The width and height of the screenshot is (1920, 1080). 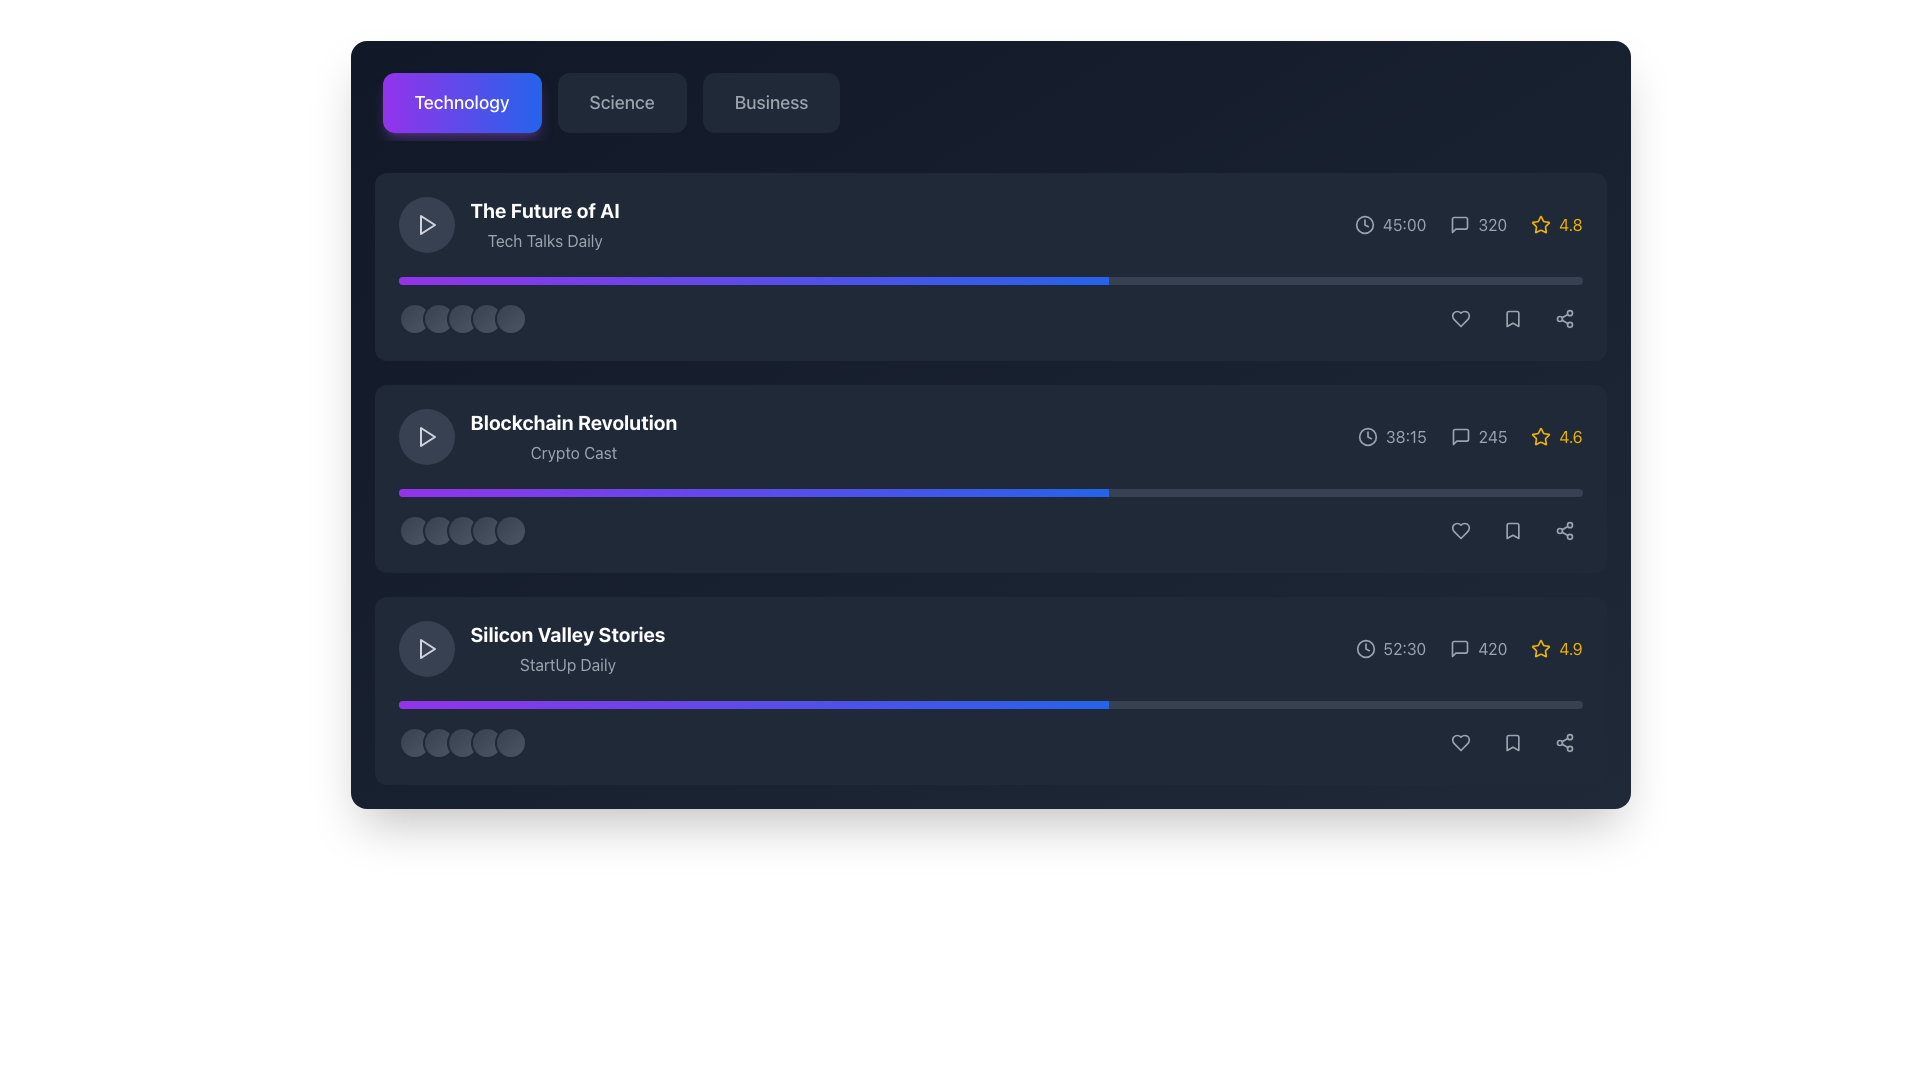 I want to click on the progress indication of the second progress bar under the section titled 'Blockchain Revolution', which is a horizontal bar with a gradient from purple to blue, so click(x=990, y=518).